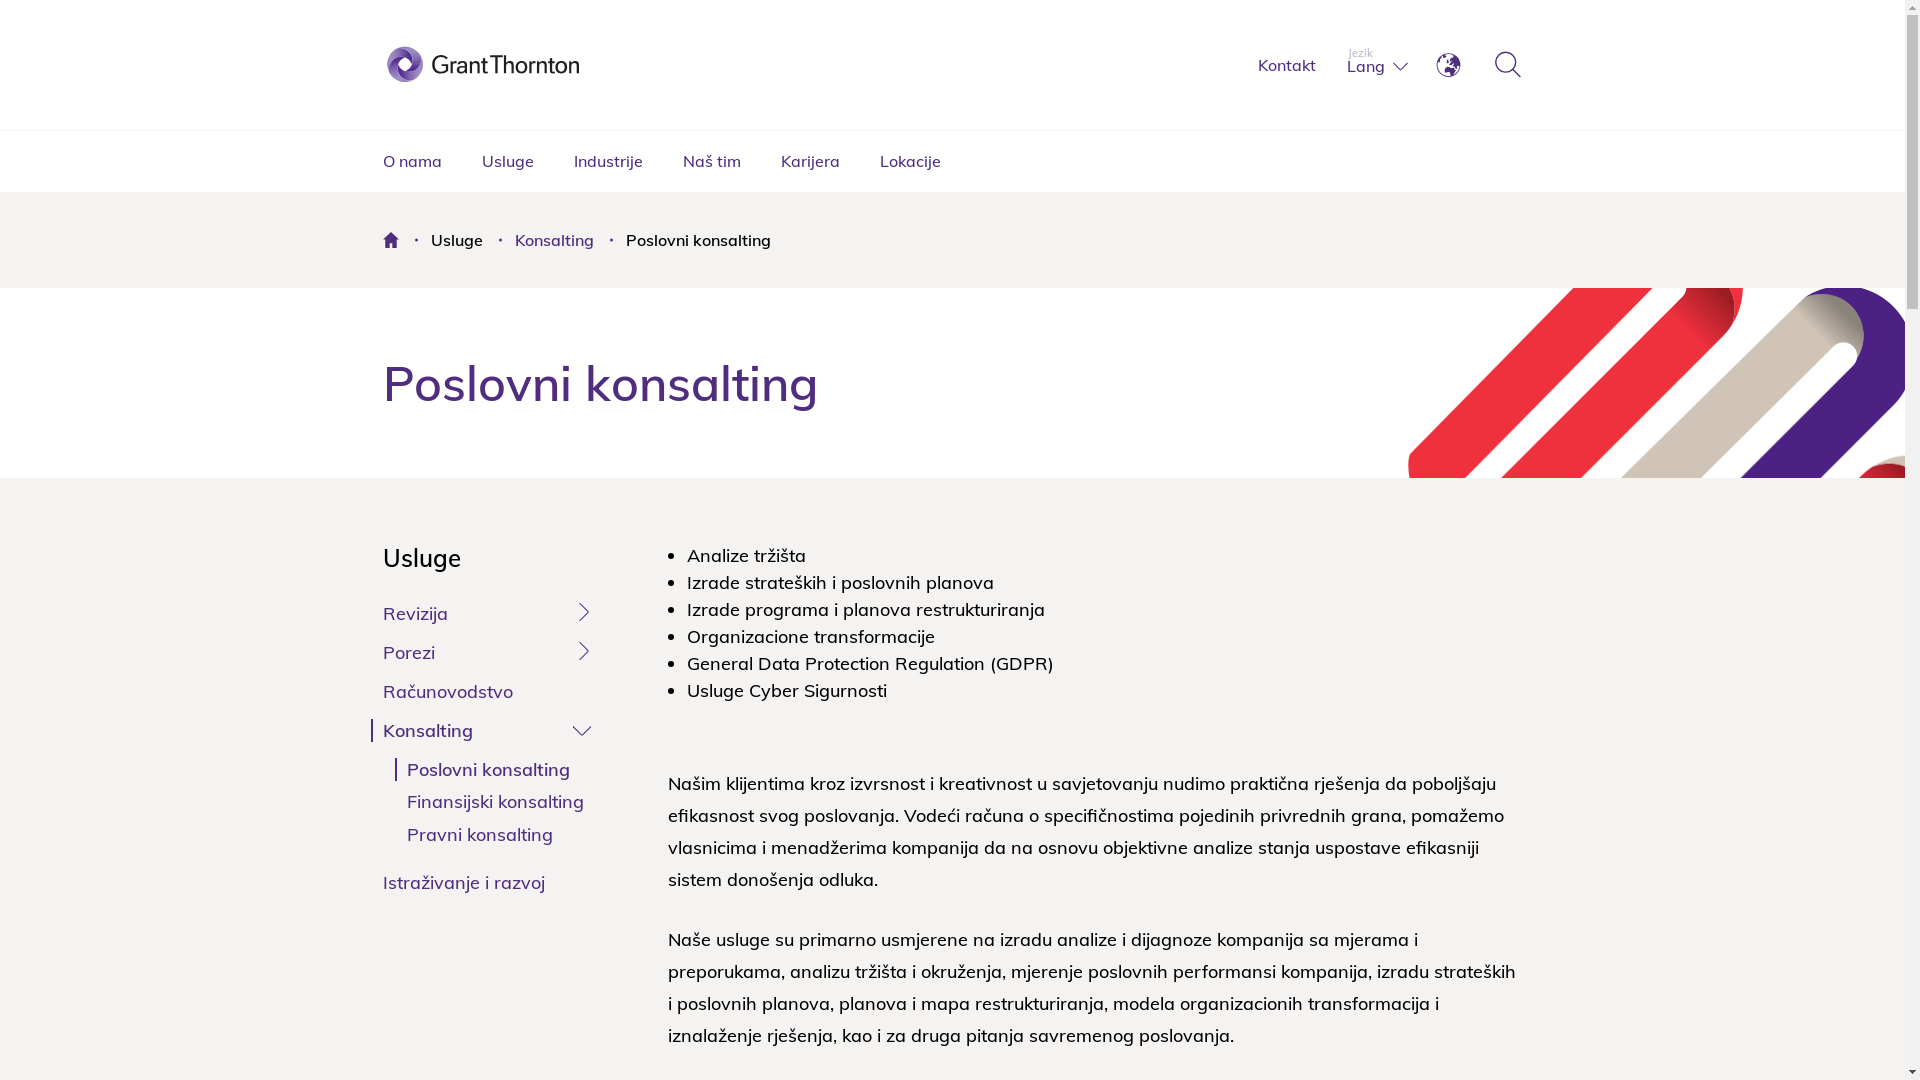 This screenshot has height=1080, width=1920. What do you see at coordinates (494, 800) in the screenshot?
I see `'Finansijski konsalting'` at bounding box center [494, 800].